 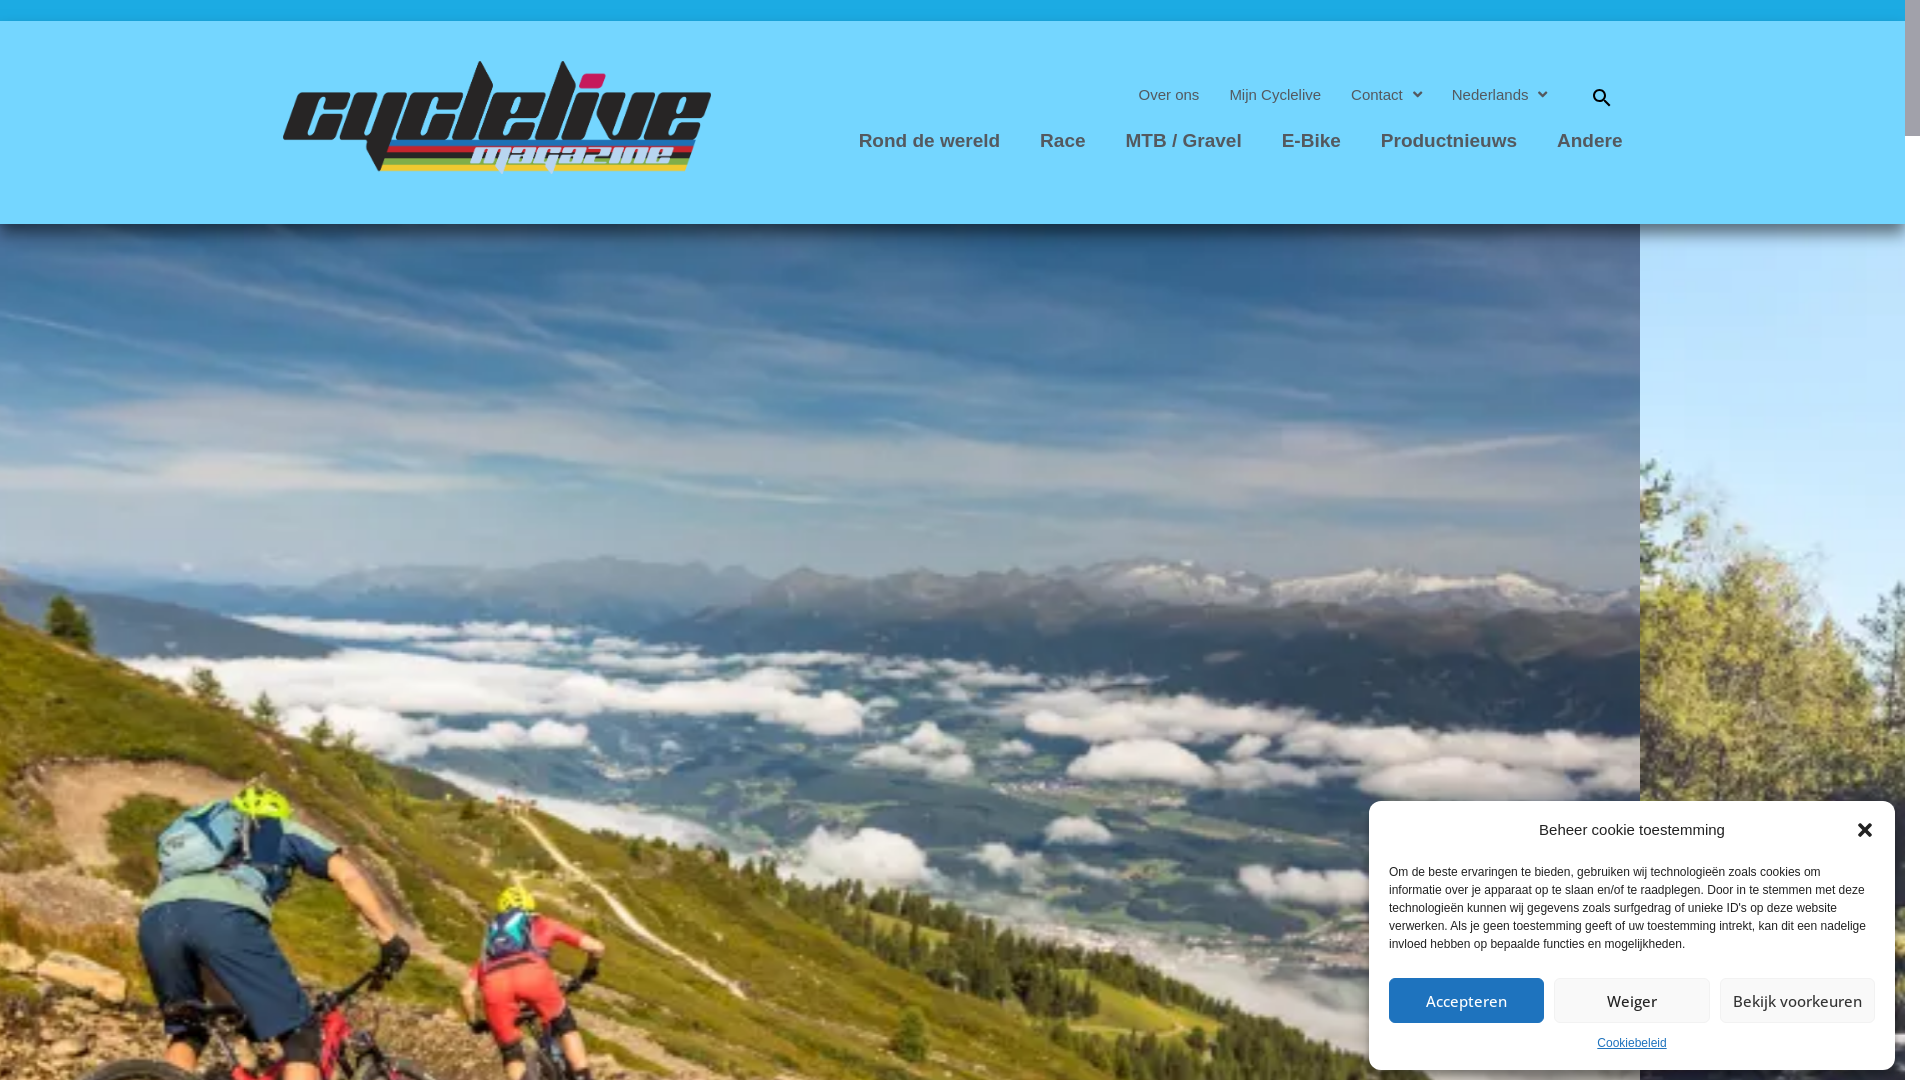 I want to click on 'Weiger', so click(x=1553, y=1000).